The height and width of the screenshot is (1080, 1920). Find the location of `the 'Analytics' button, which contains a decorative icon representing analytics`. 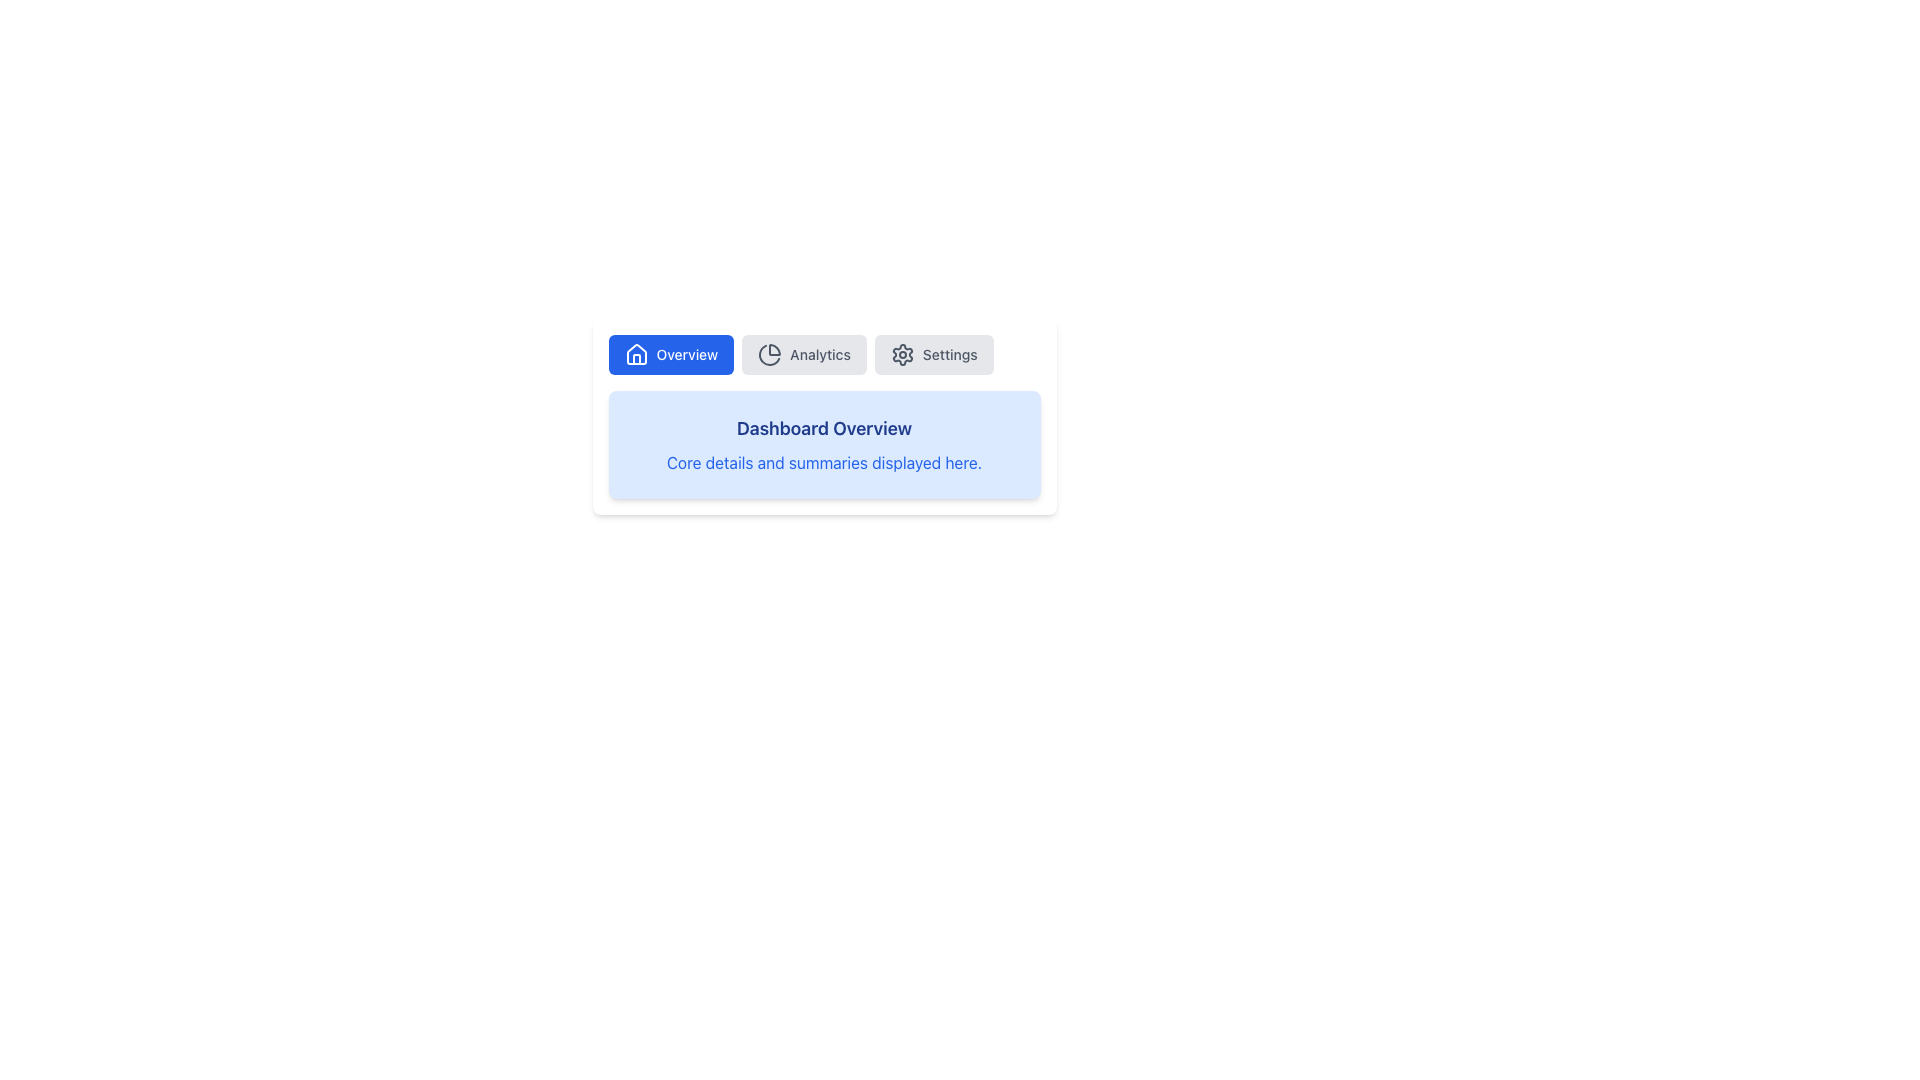

the 'Analytics' button, which contains a decorative icon representing analytics is located at coordinates (769, 353).